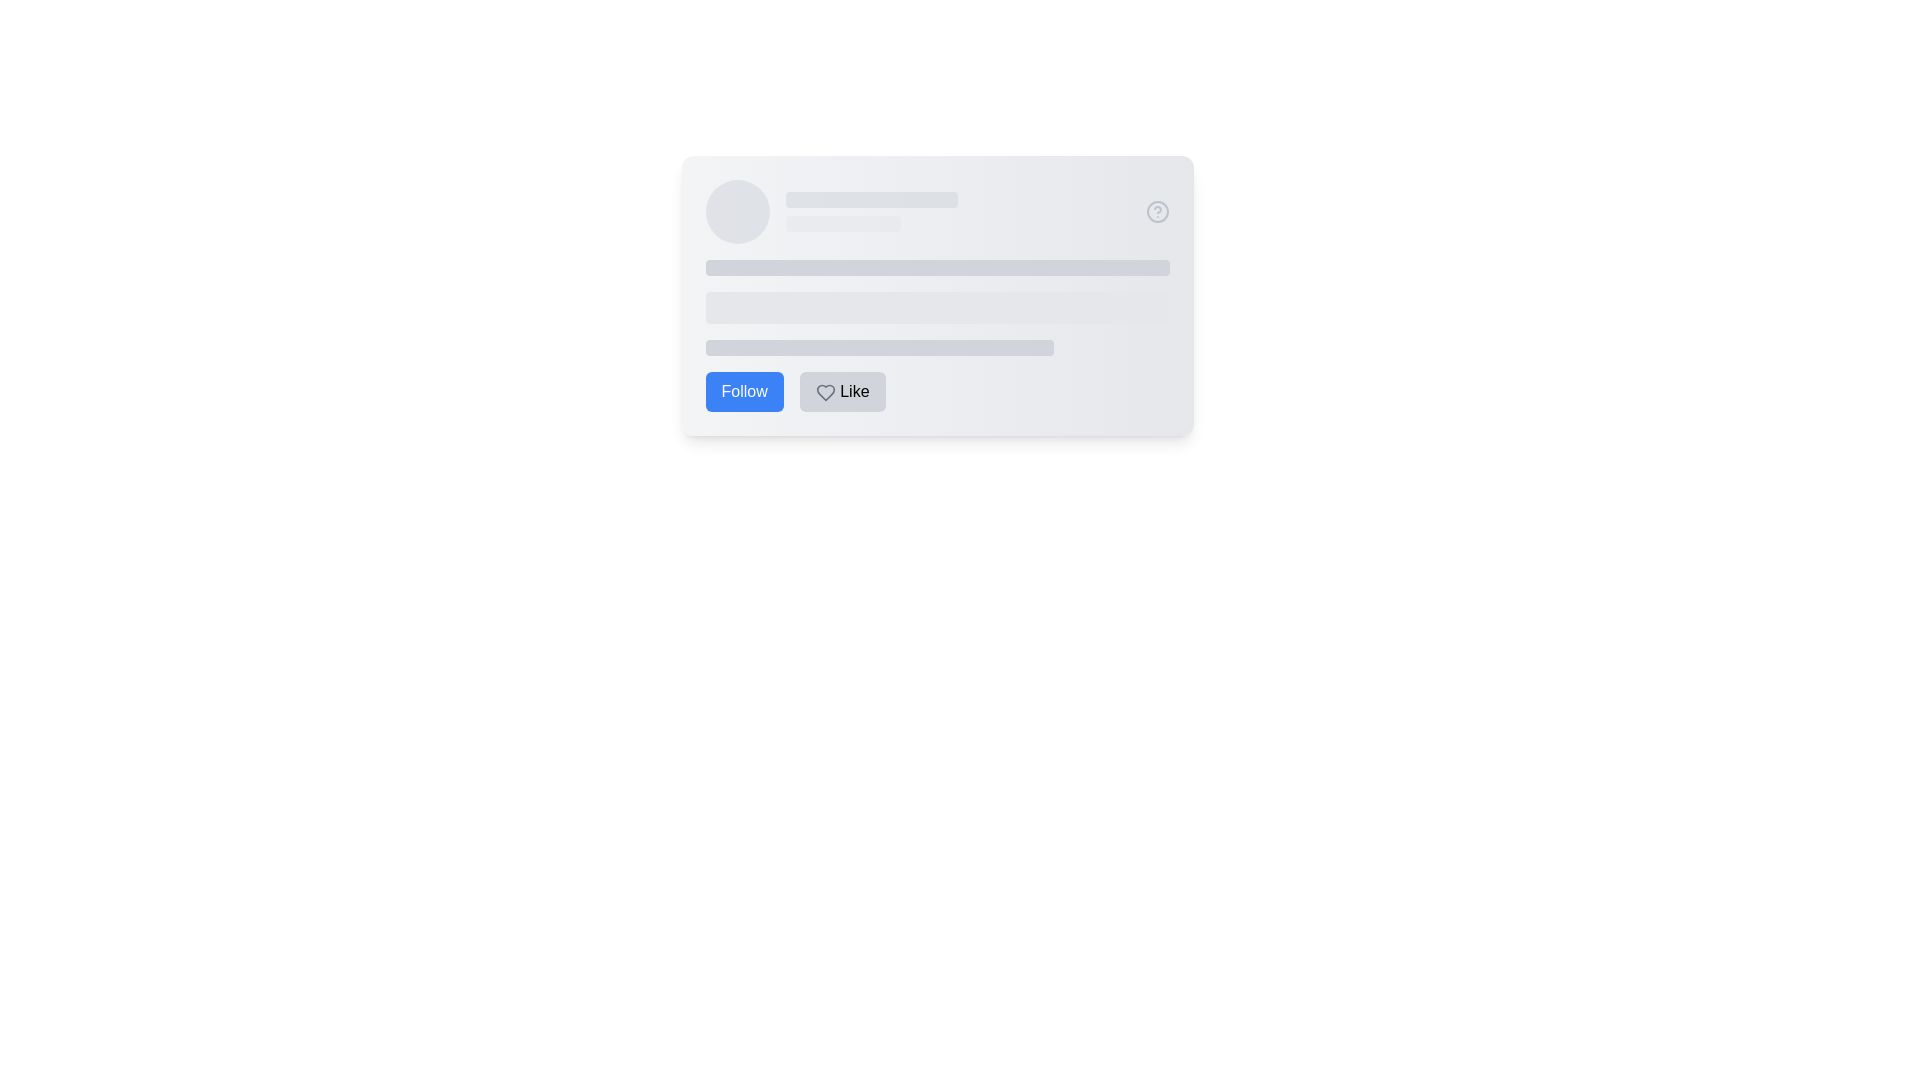 The image size is (1920, 1080). I want to click on the follow button, which is the leftmost button among a group of interactive elements in a horizontal layout, to follow a user or entity, so click(743, 392).